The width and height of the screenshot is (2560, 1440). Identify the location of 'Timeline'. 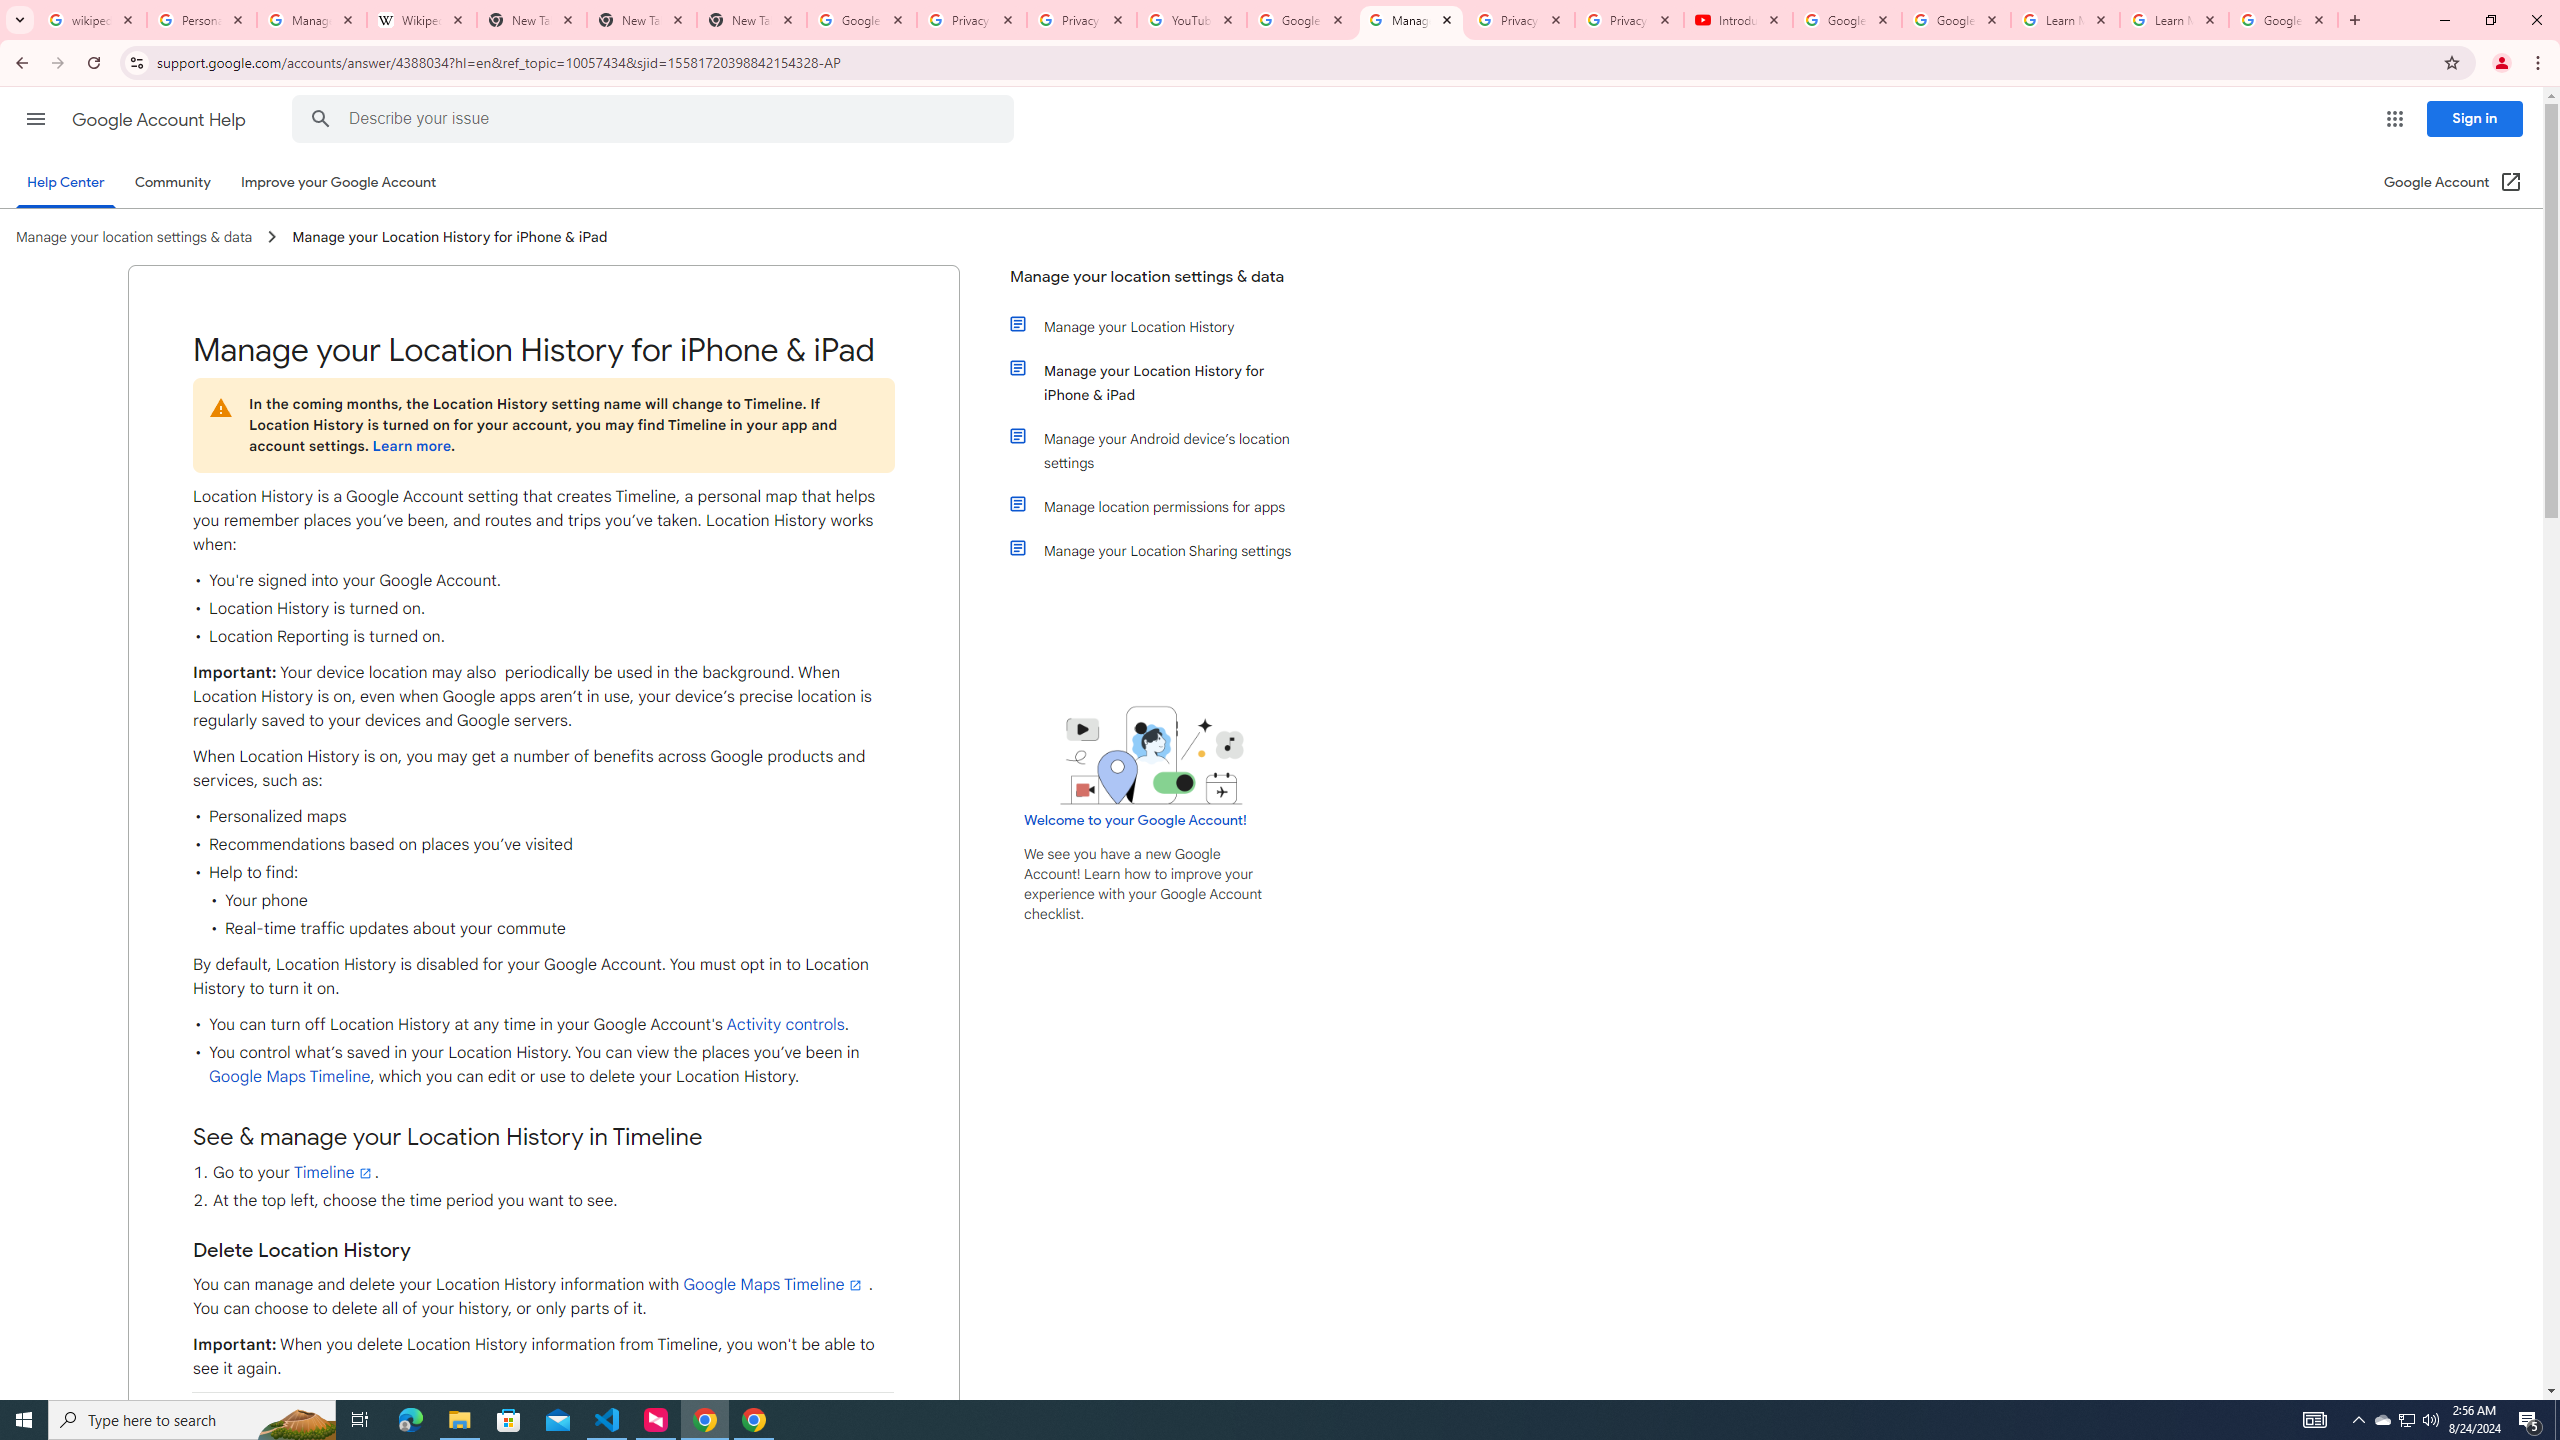
(331, 1172).